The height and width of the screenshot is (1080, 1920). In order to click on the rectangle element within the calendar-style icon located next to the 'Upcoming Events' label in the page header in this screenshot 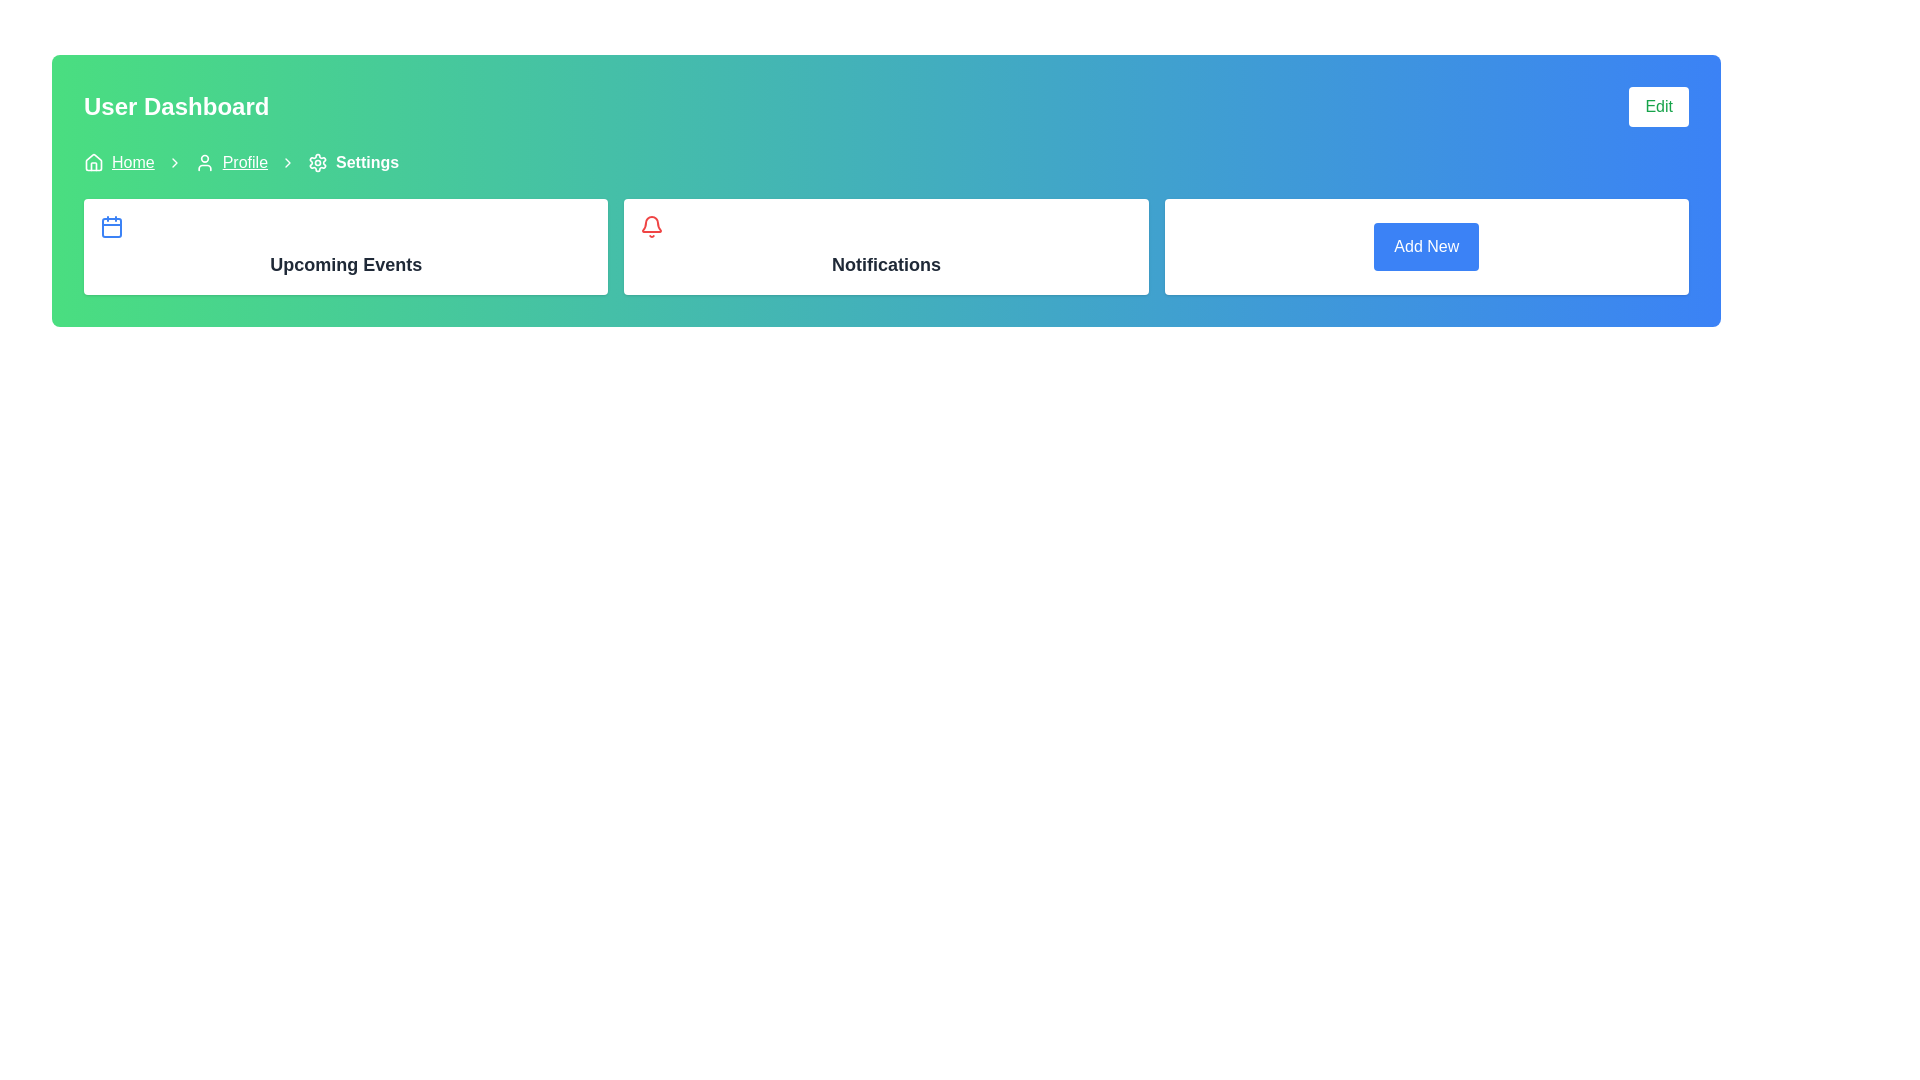, I will do `click(110, 226)`.